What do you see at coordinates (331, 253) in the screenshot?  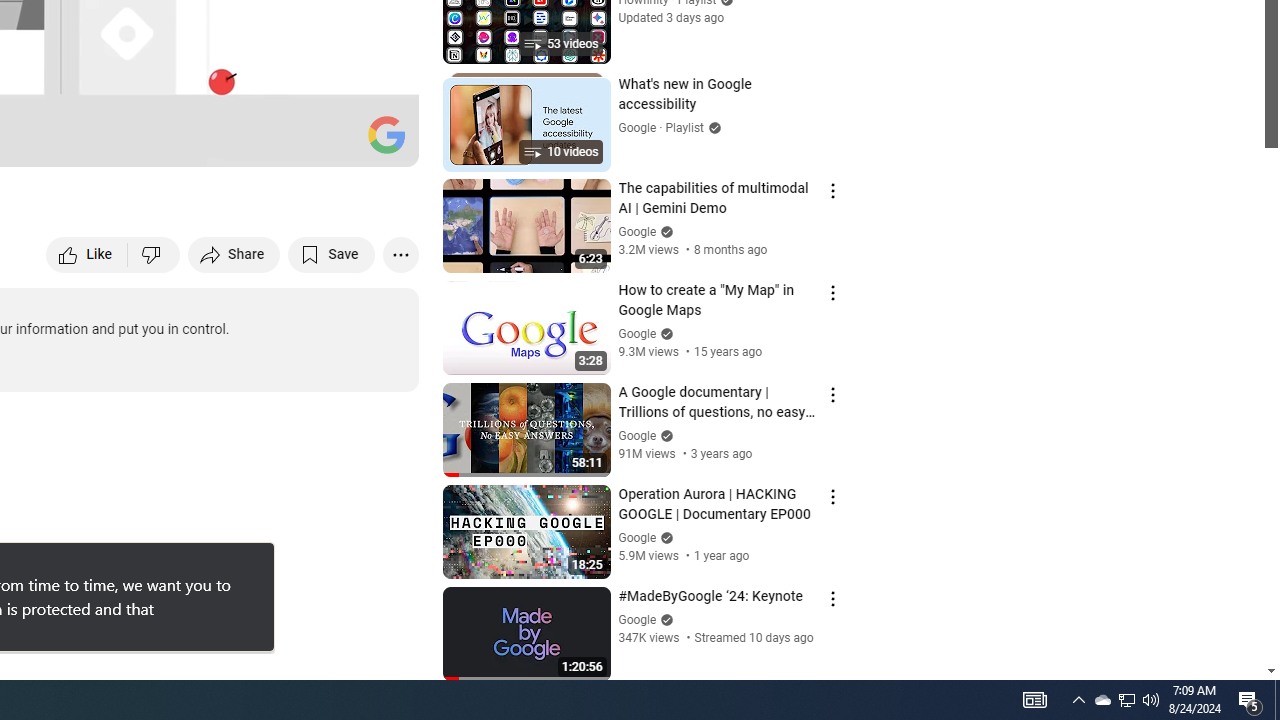 I see `'Save to playlist'` at bounding box center [331, 253].